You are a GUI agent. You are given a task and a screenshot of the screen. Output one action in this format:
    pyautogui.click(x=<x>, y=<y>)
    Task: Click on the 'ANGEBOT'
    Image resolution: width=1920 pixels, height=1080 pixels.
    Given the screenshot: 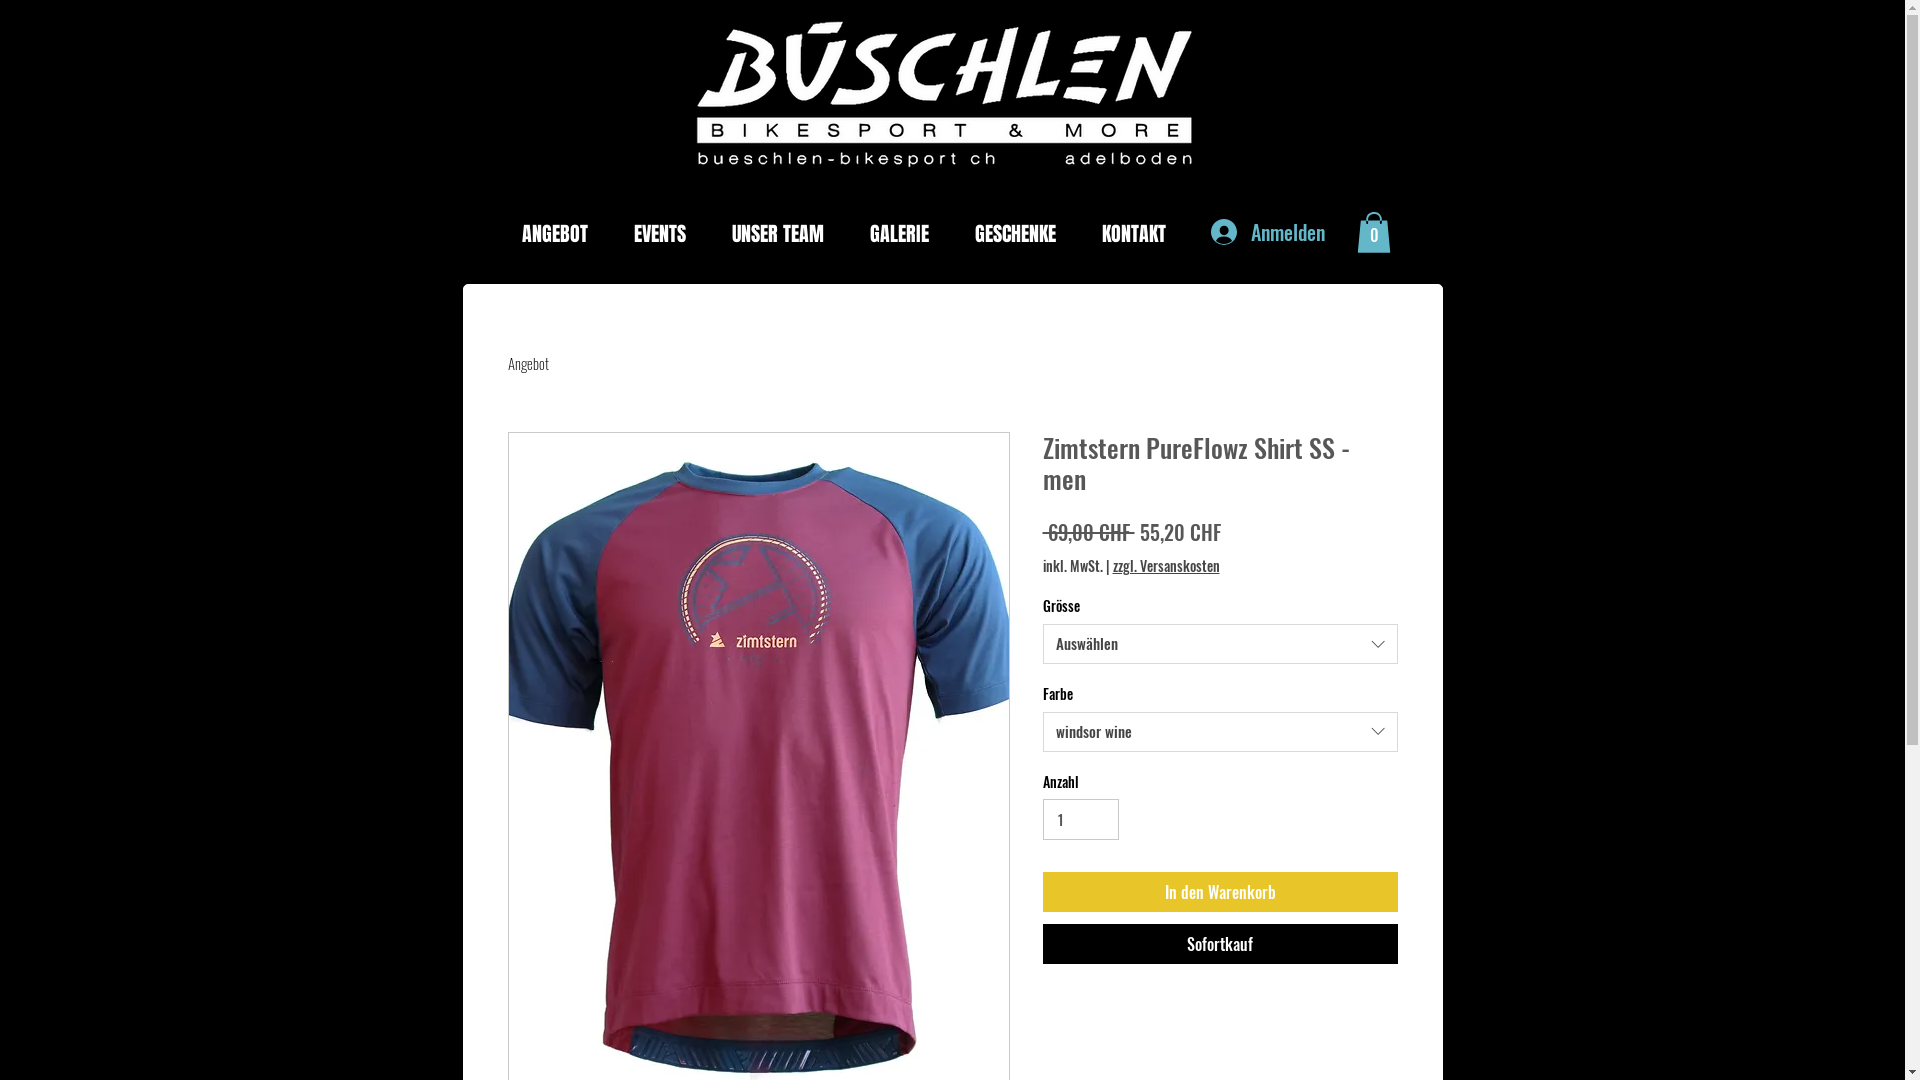 What is the action you would take?
    pyautogui.click(x=505, y=233)
    